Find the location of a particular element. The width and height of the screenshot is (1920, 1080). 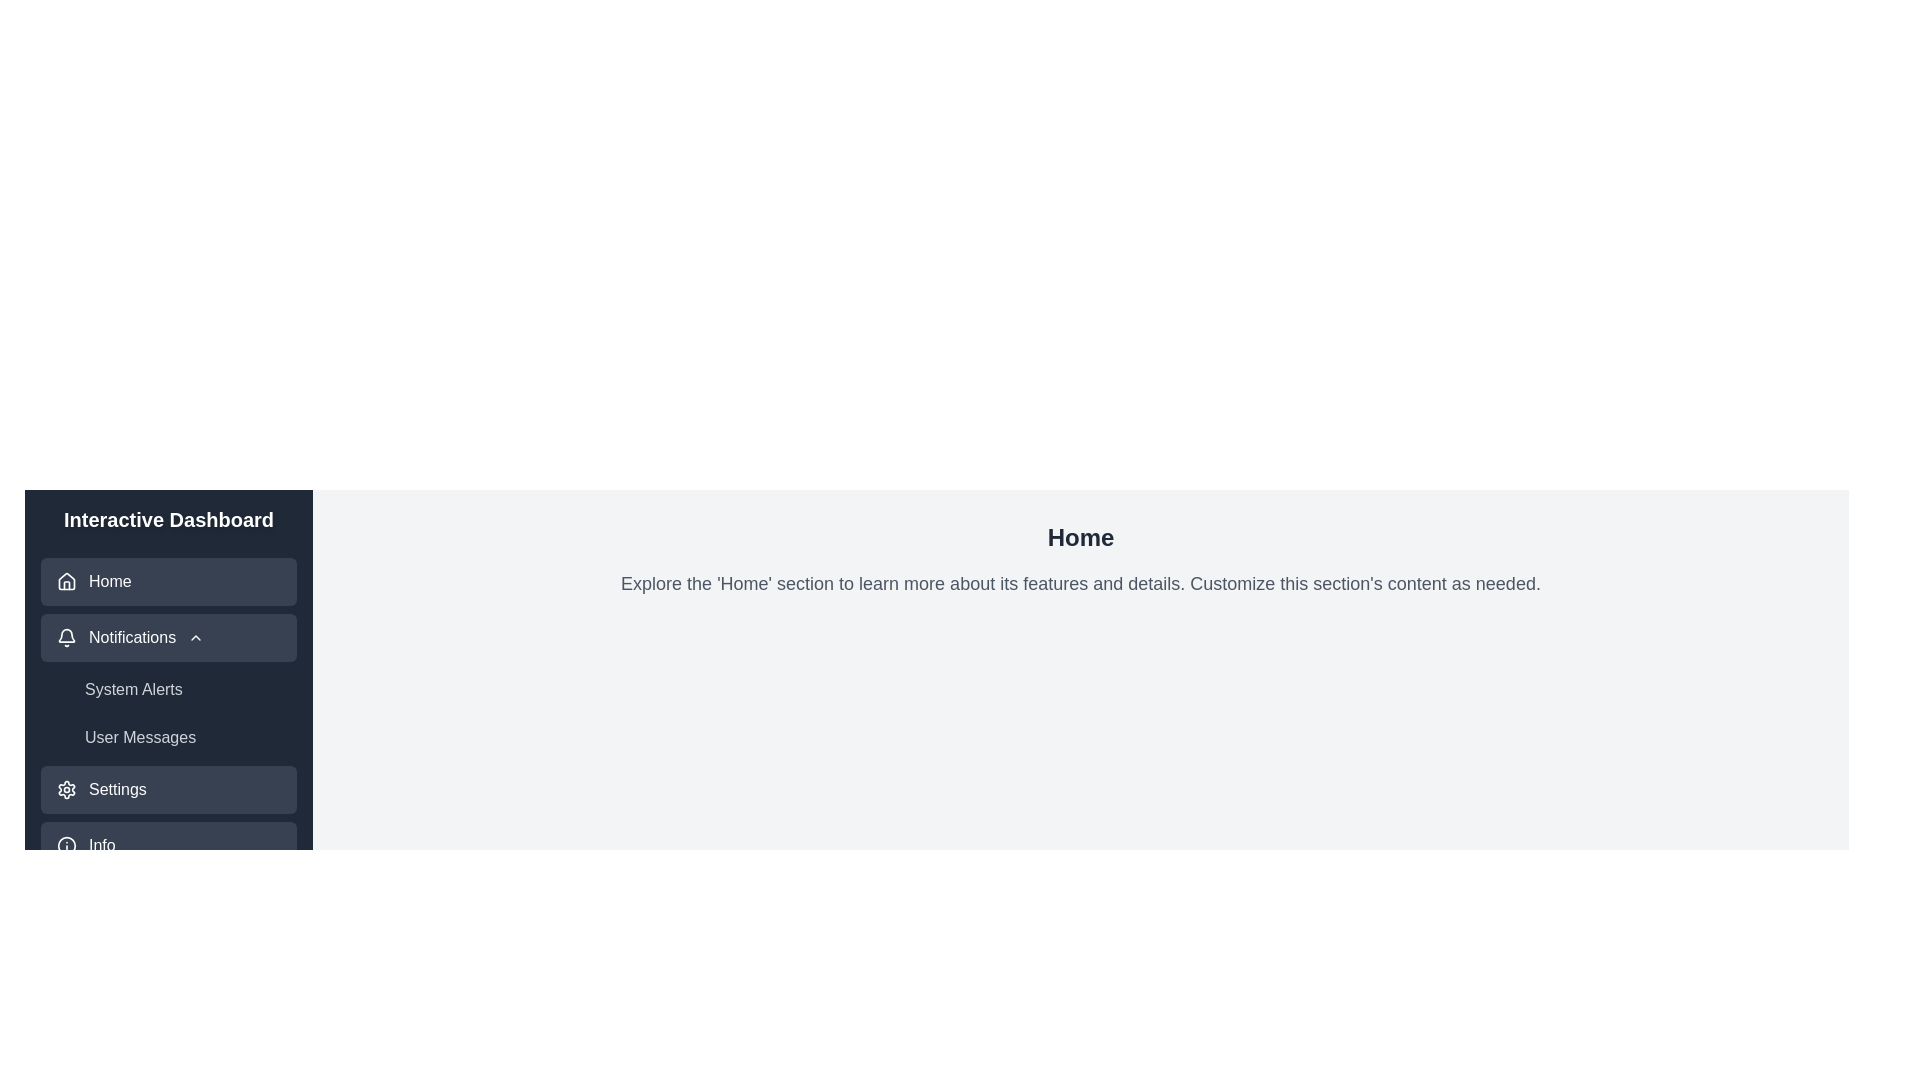

the 'System Alerts' sub-item in the 'Notifications' expandable navigation menu group is located at coordinates (168, 685).